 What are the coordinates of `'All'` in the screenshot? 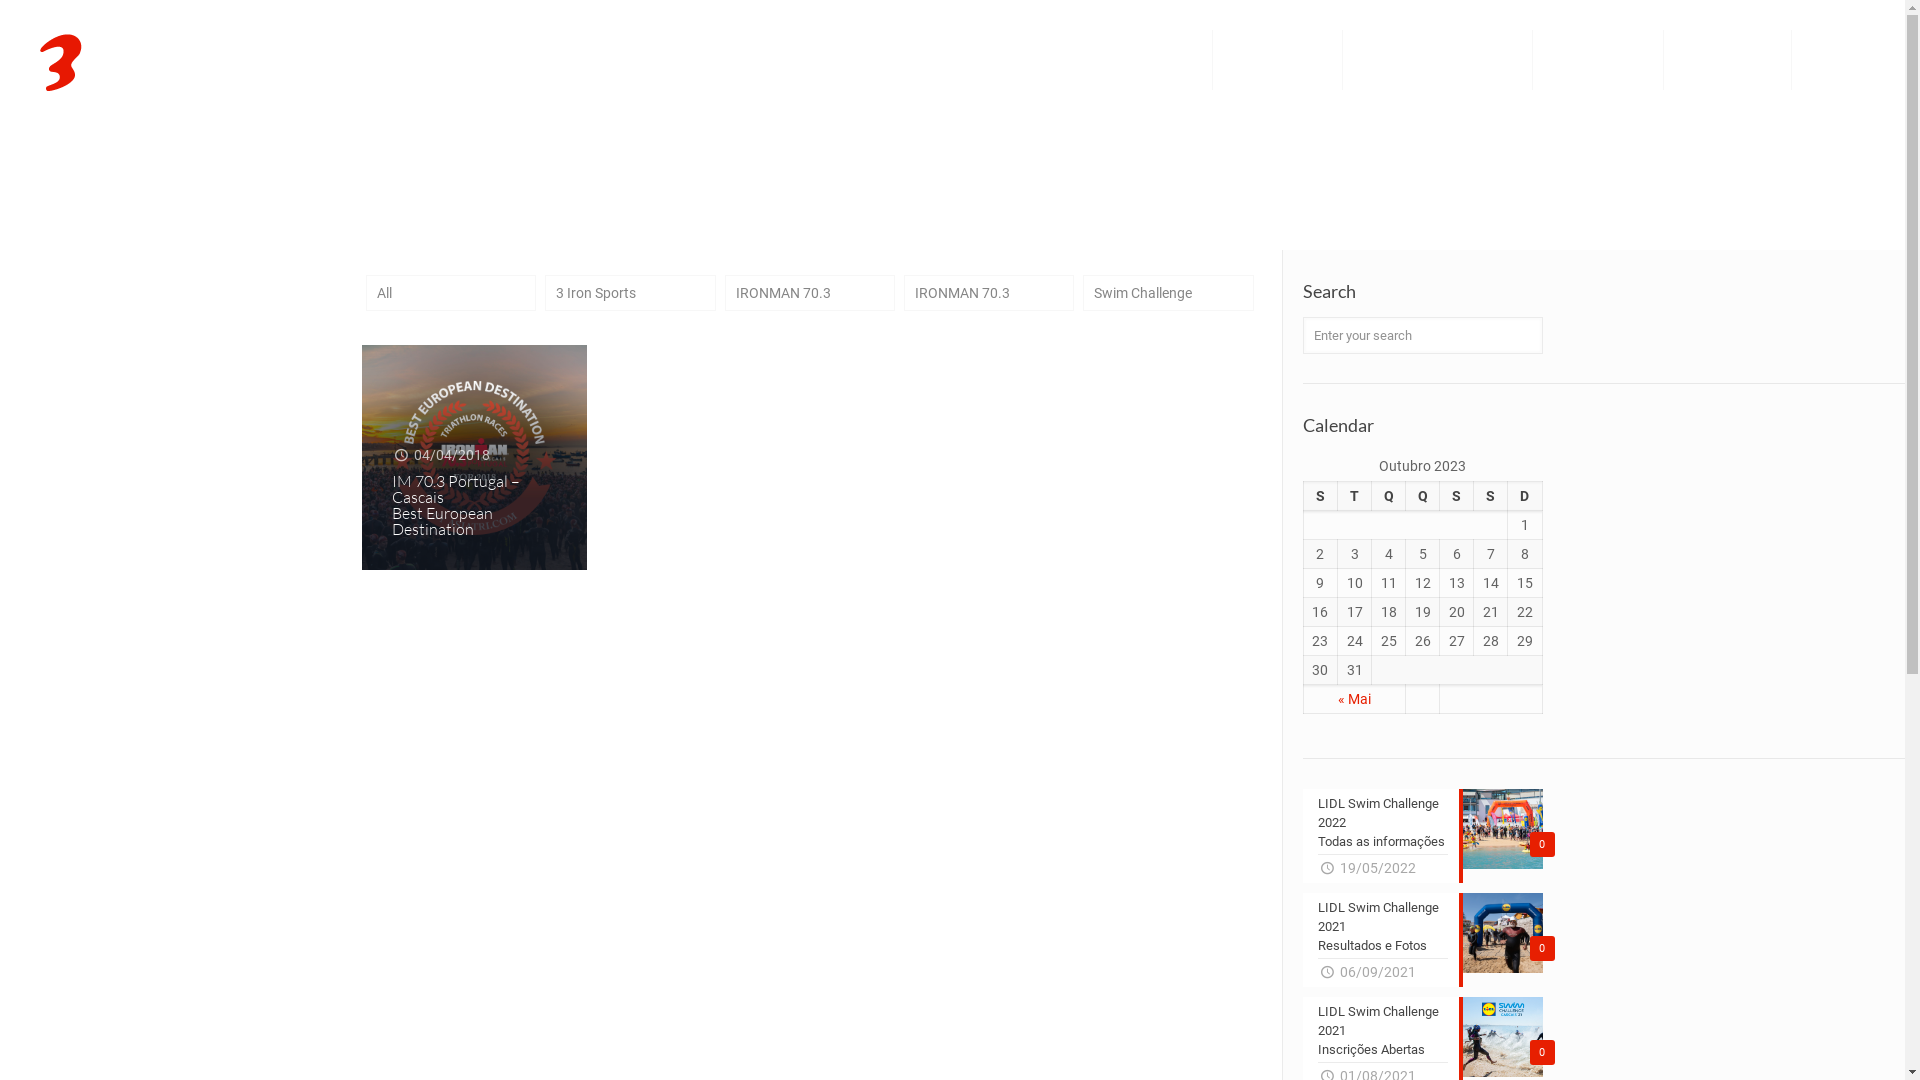 It's located at (450, 292).